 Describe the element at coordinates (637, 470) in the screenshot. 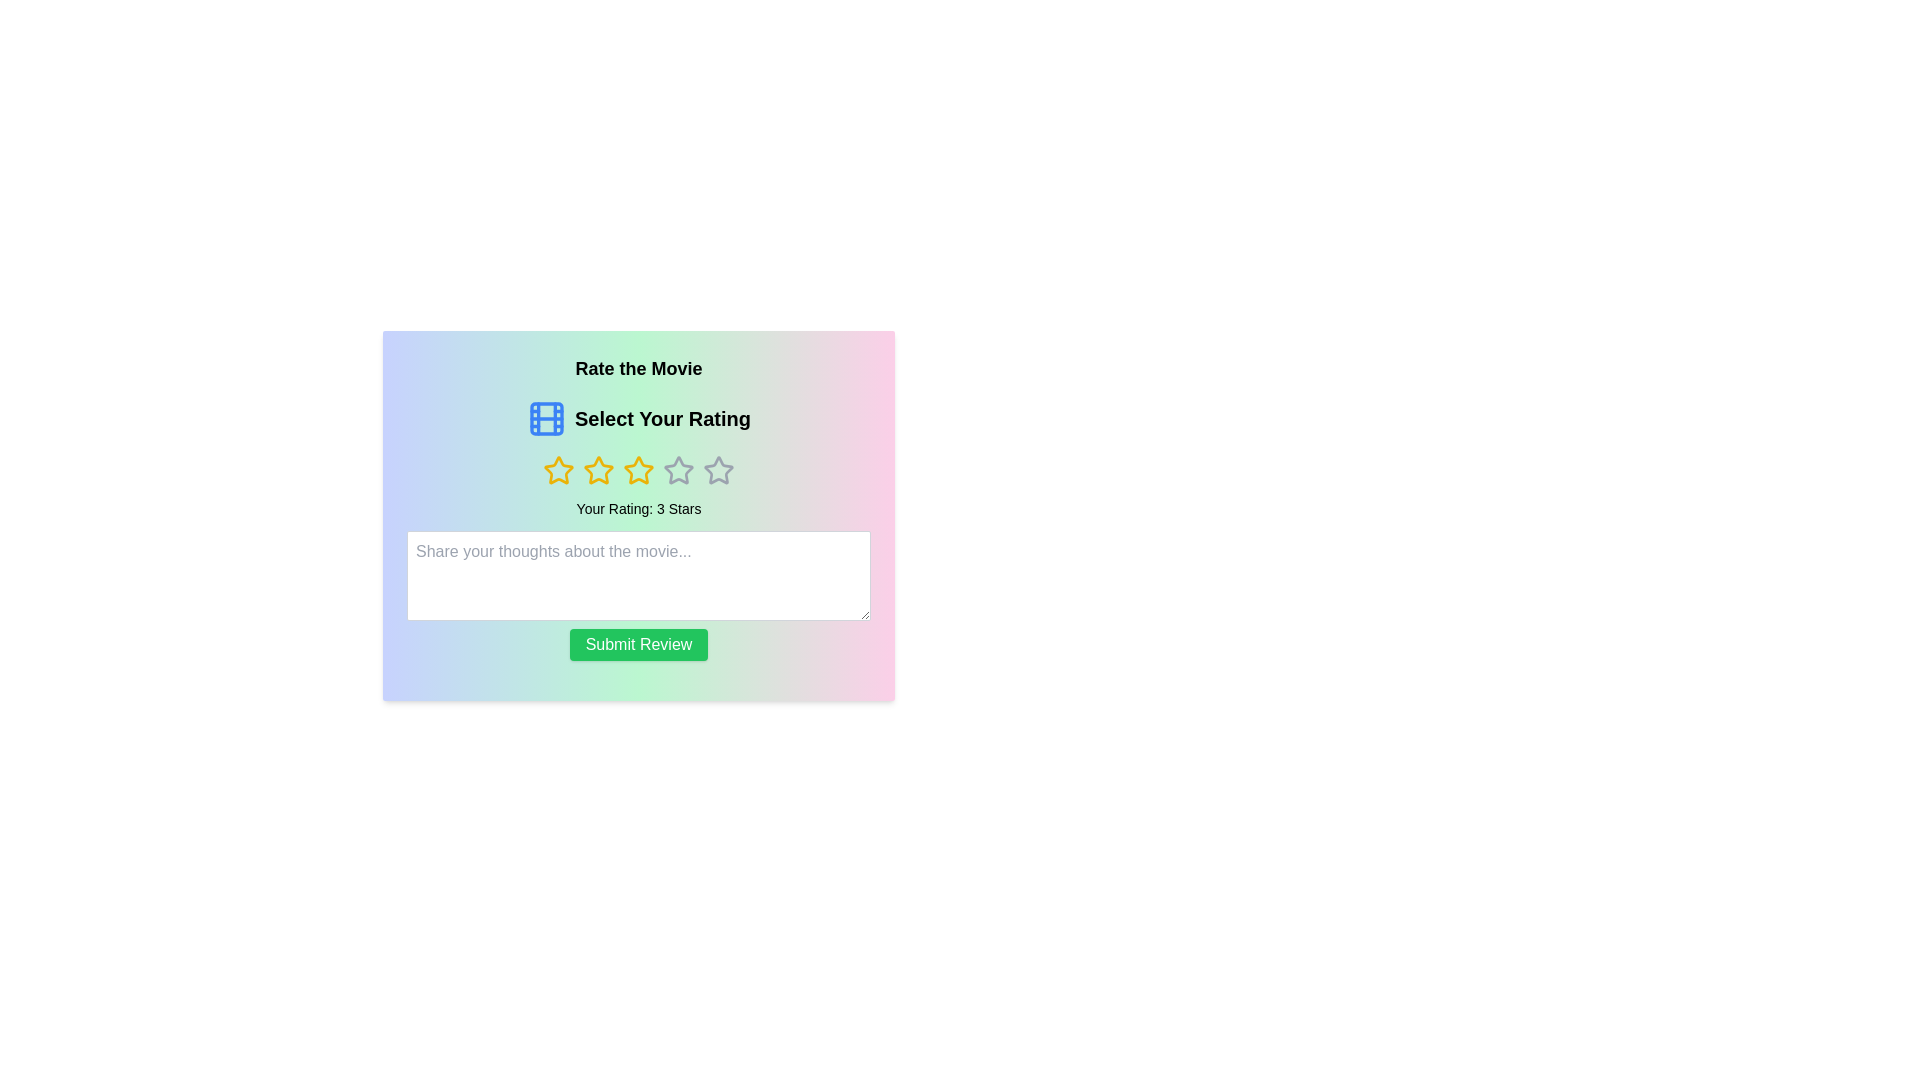

I see `the third star` at that location.